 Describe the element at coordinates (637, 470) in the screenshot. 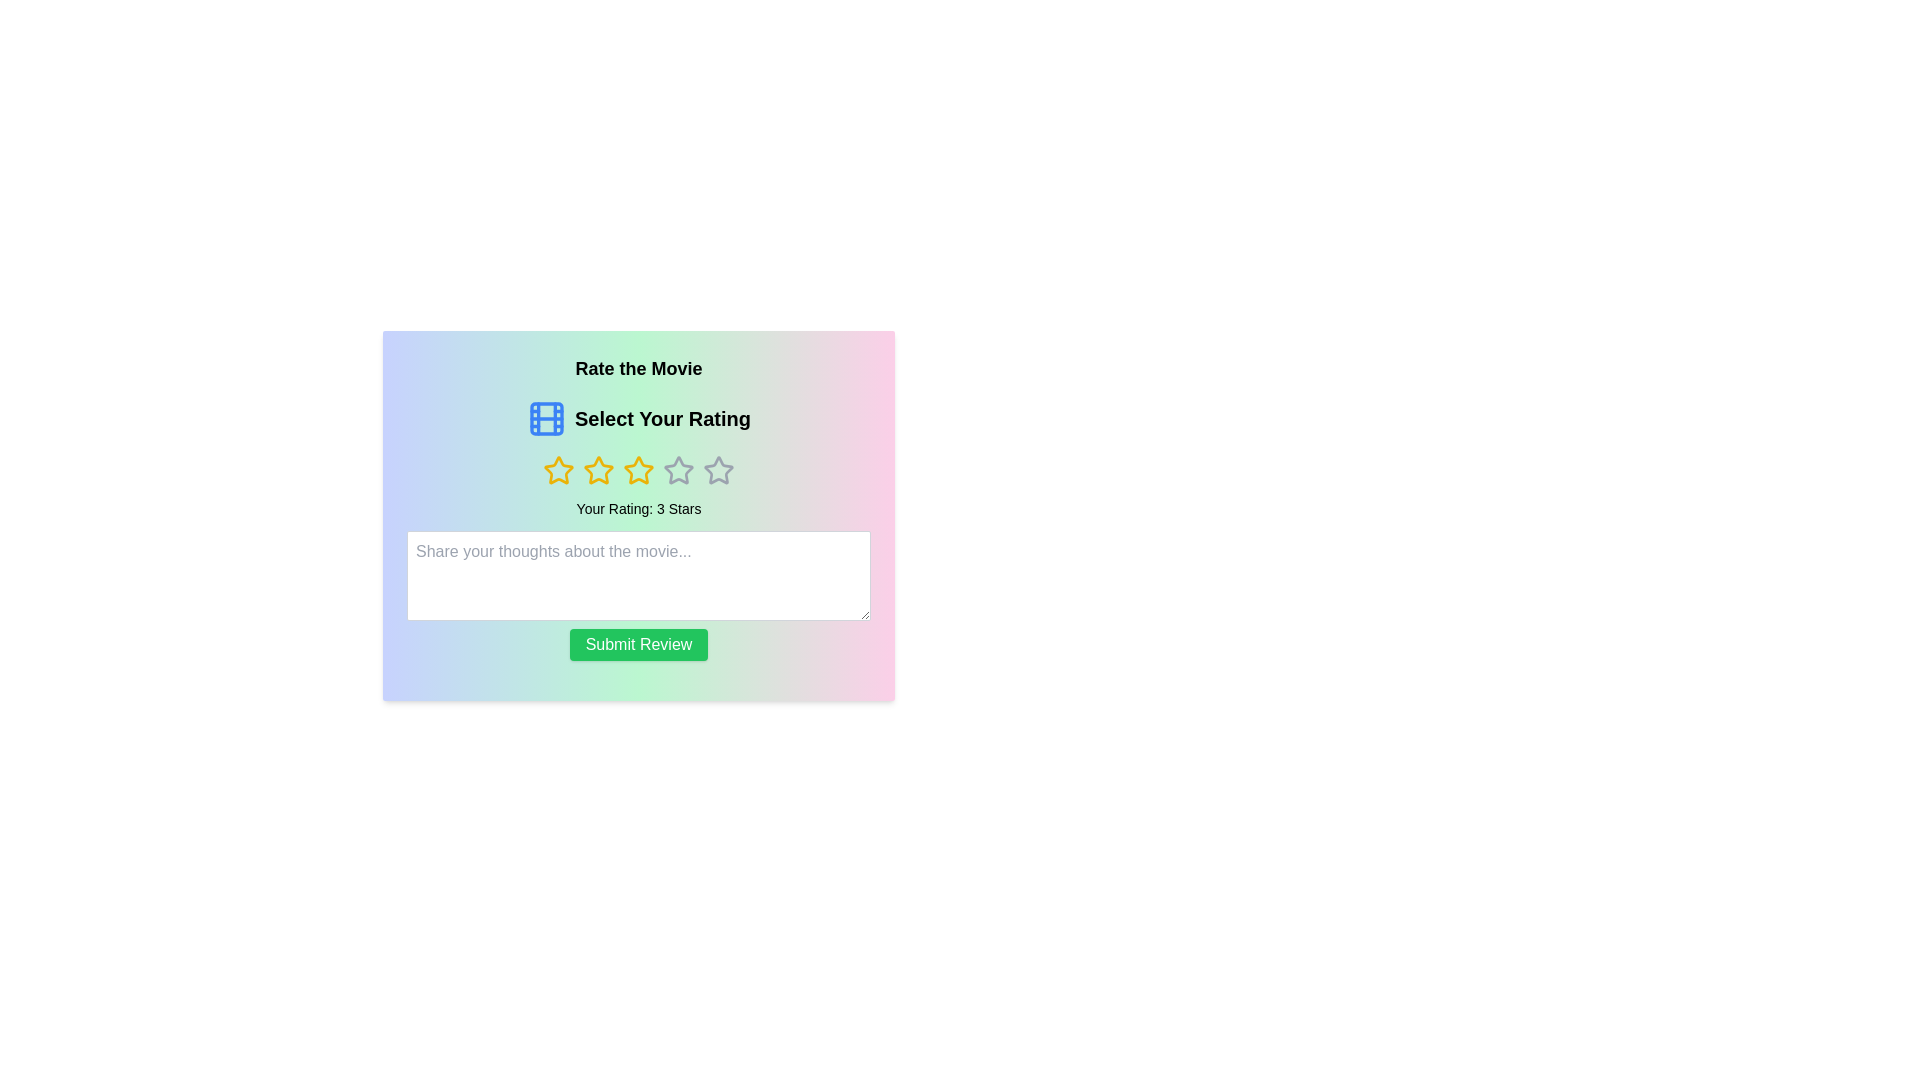

I see `the third star` at that location.